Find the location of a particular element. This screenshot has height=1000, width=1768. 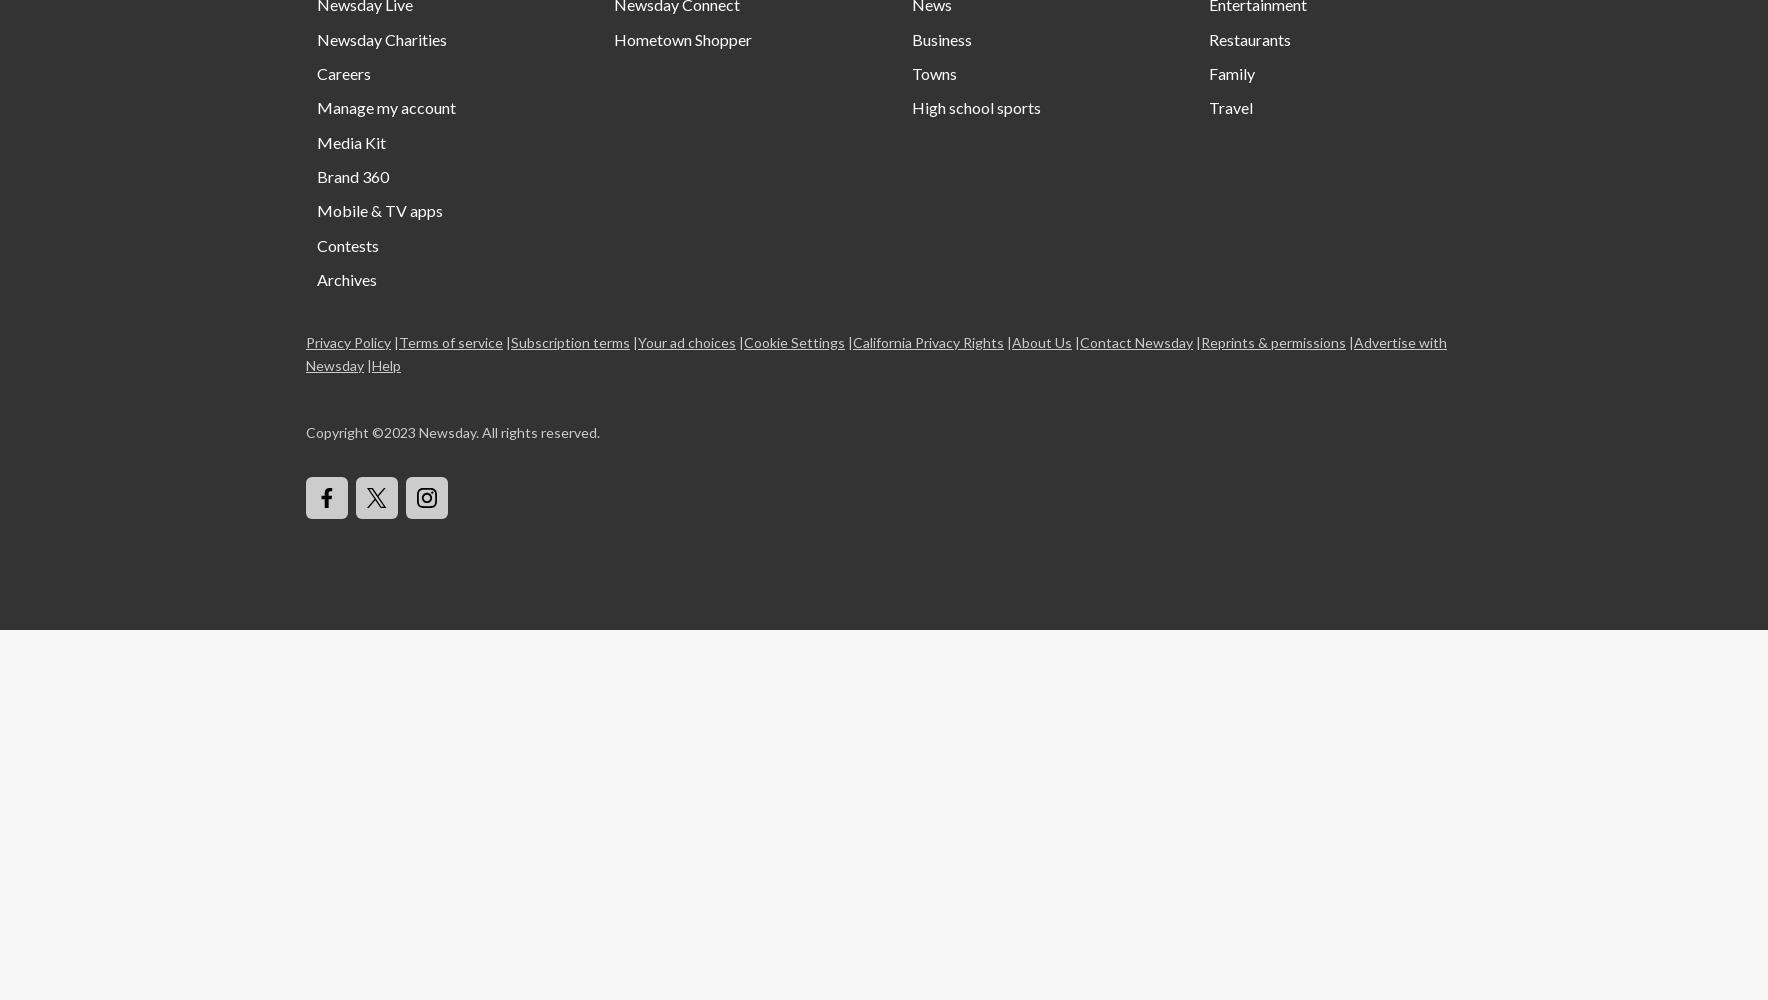

'Terms of service' is located at coordinates (450, 340).